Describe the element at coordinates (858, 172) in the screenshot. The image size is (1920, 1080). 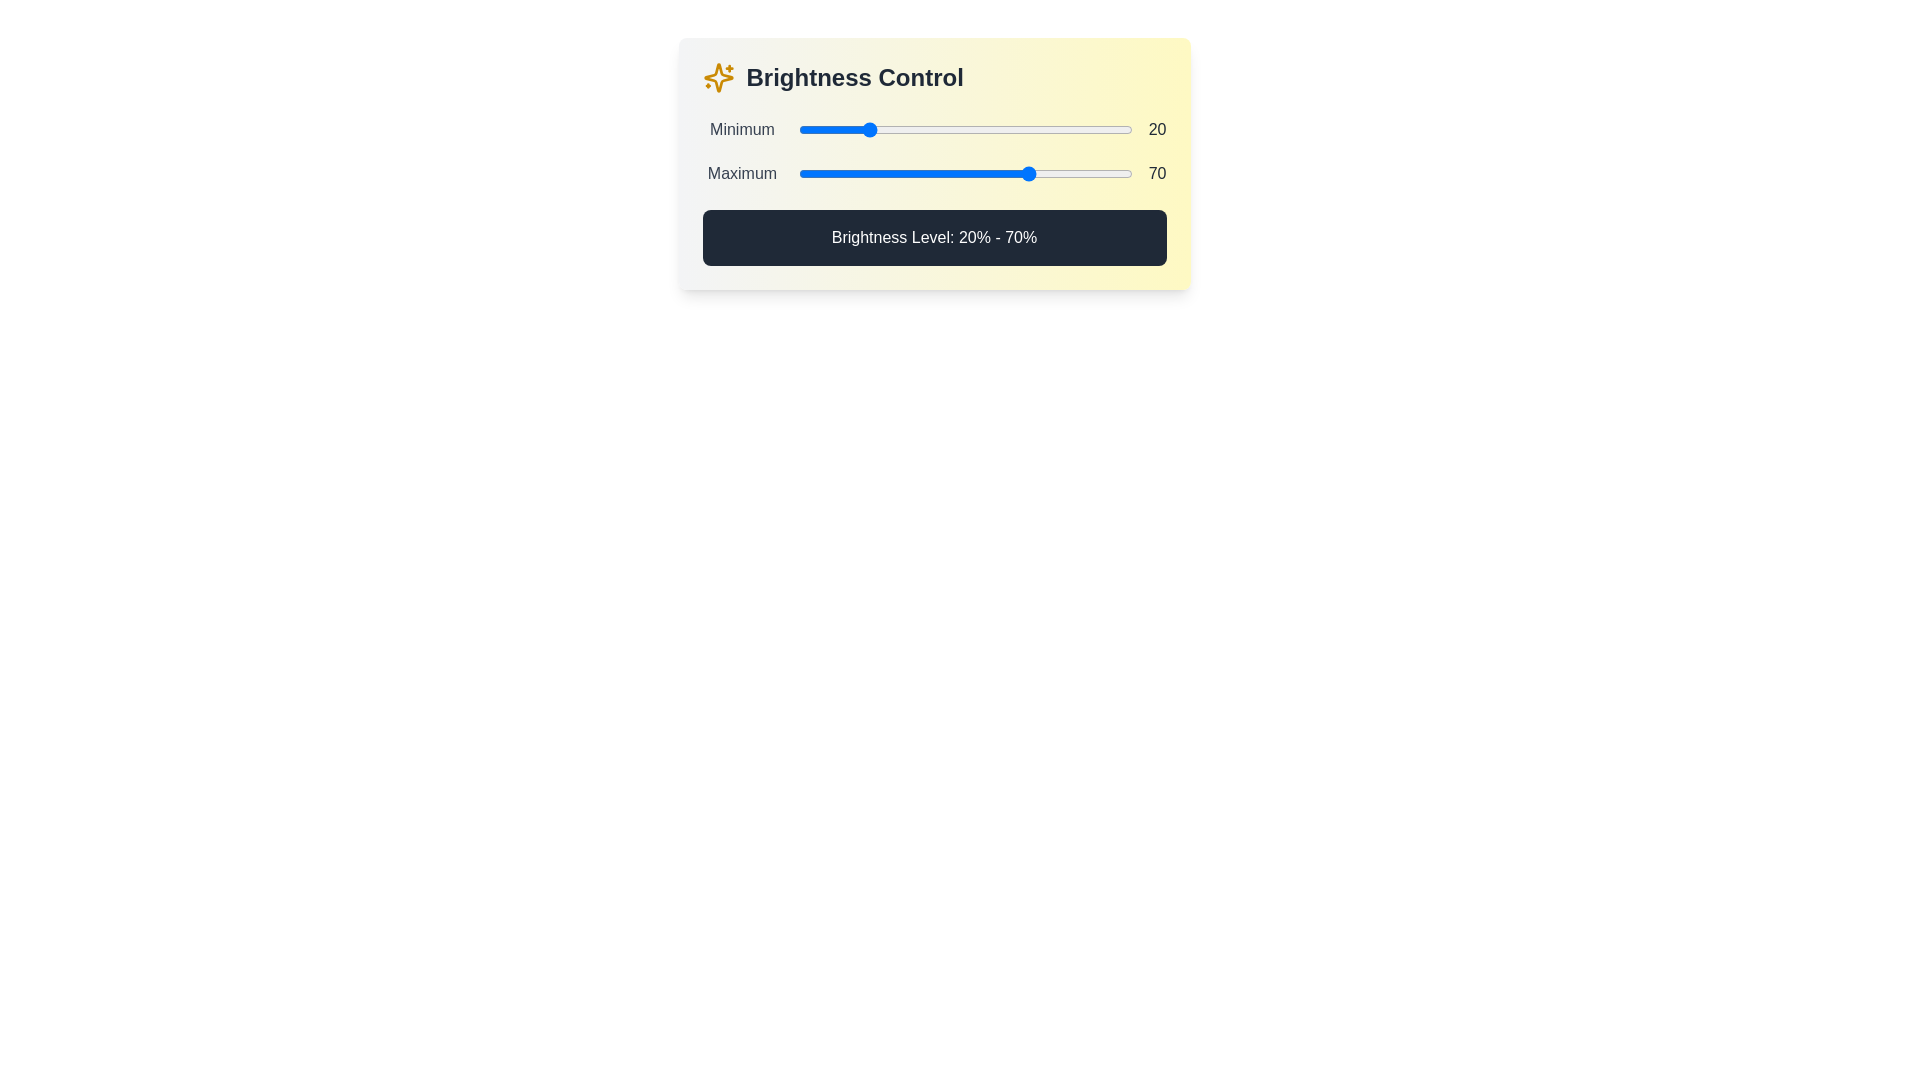
I see `the maximum brightness level to 18% by interacting with the second slider` at that location.